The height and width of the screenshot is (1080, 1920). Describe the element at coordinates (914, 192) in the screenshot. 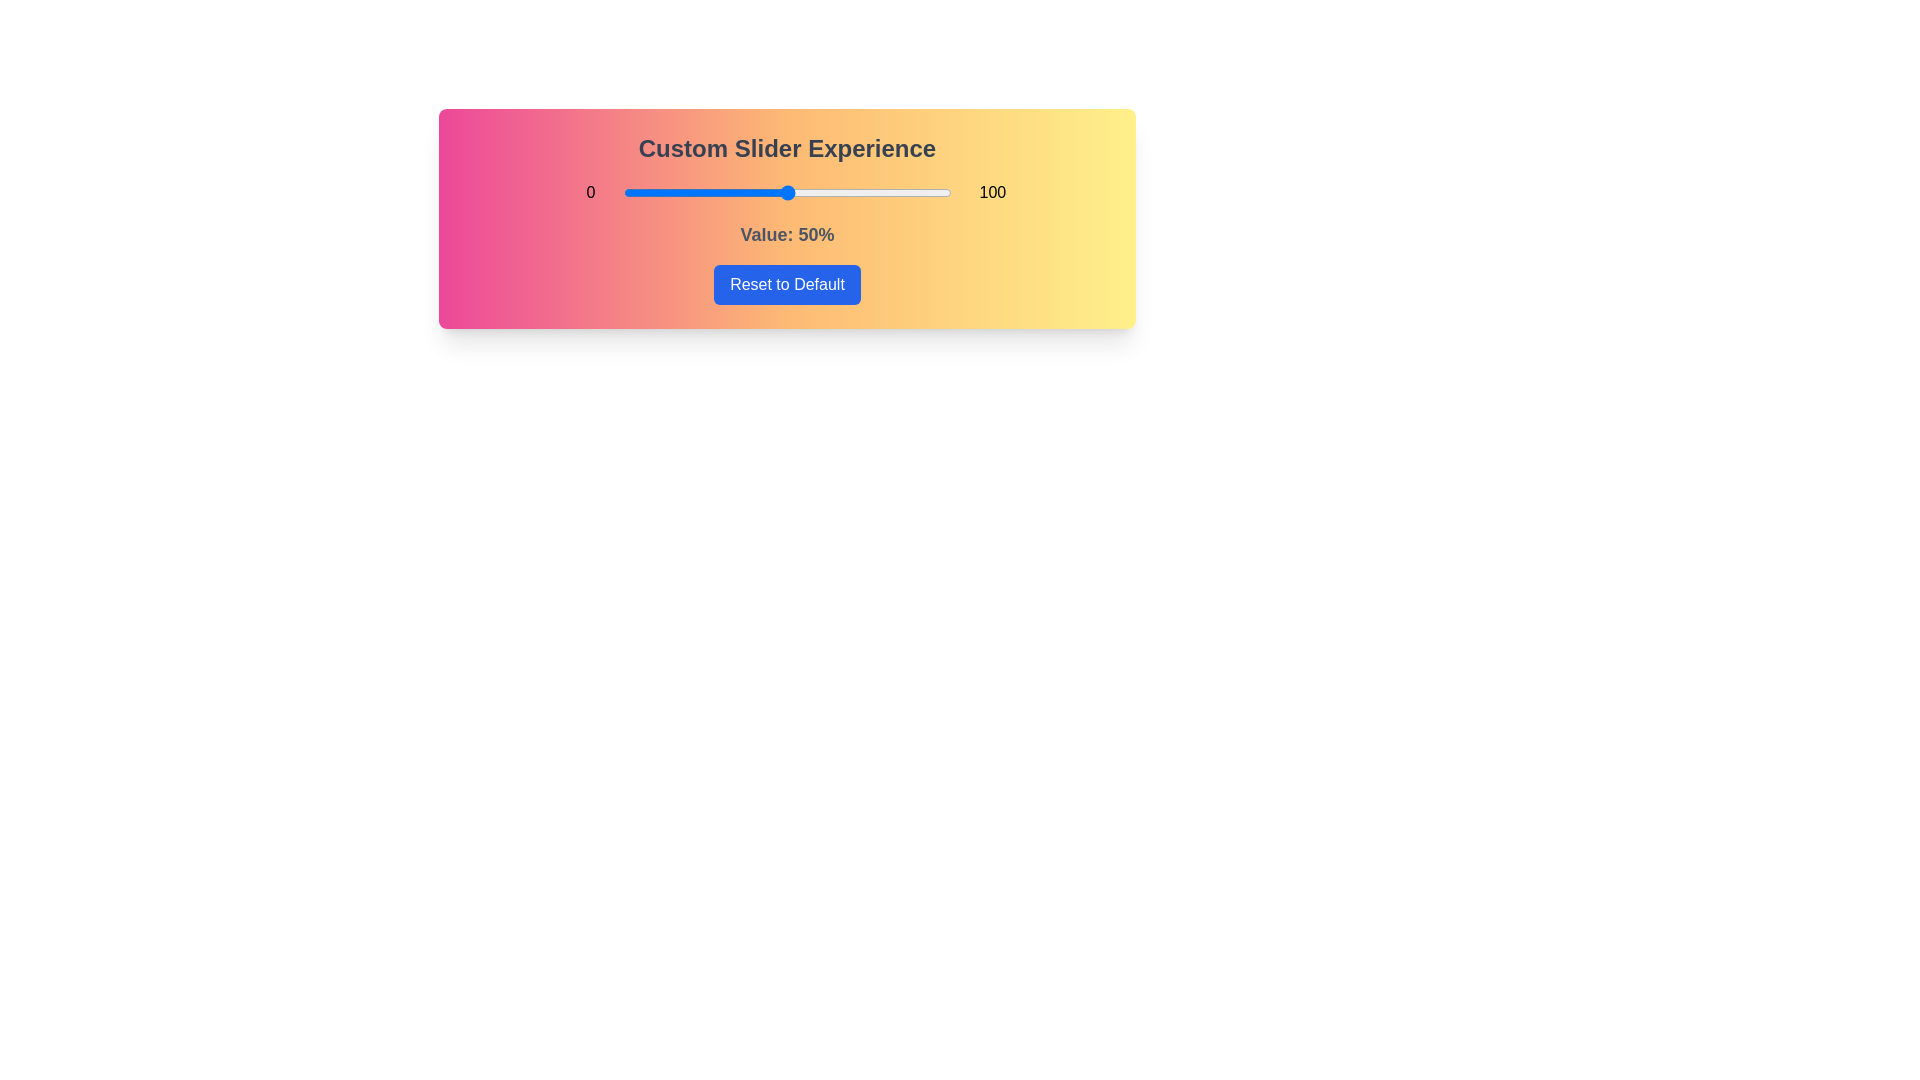

I see `the slider to 89% to explore the gradient background` at that location.